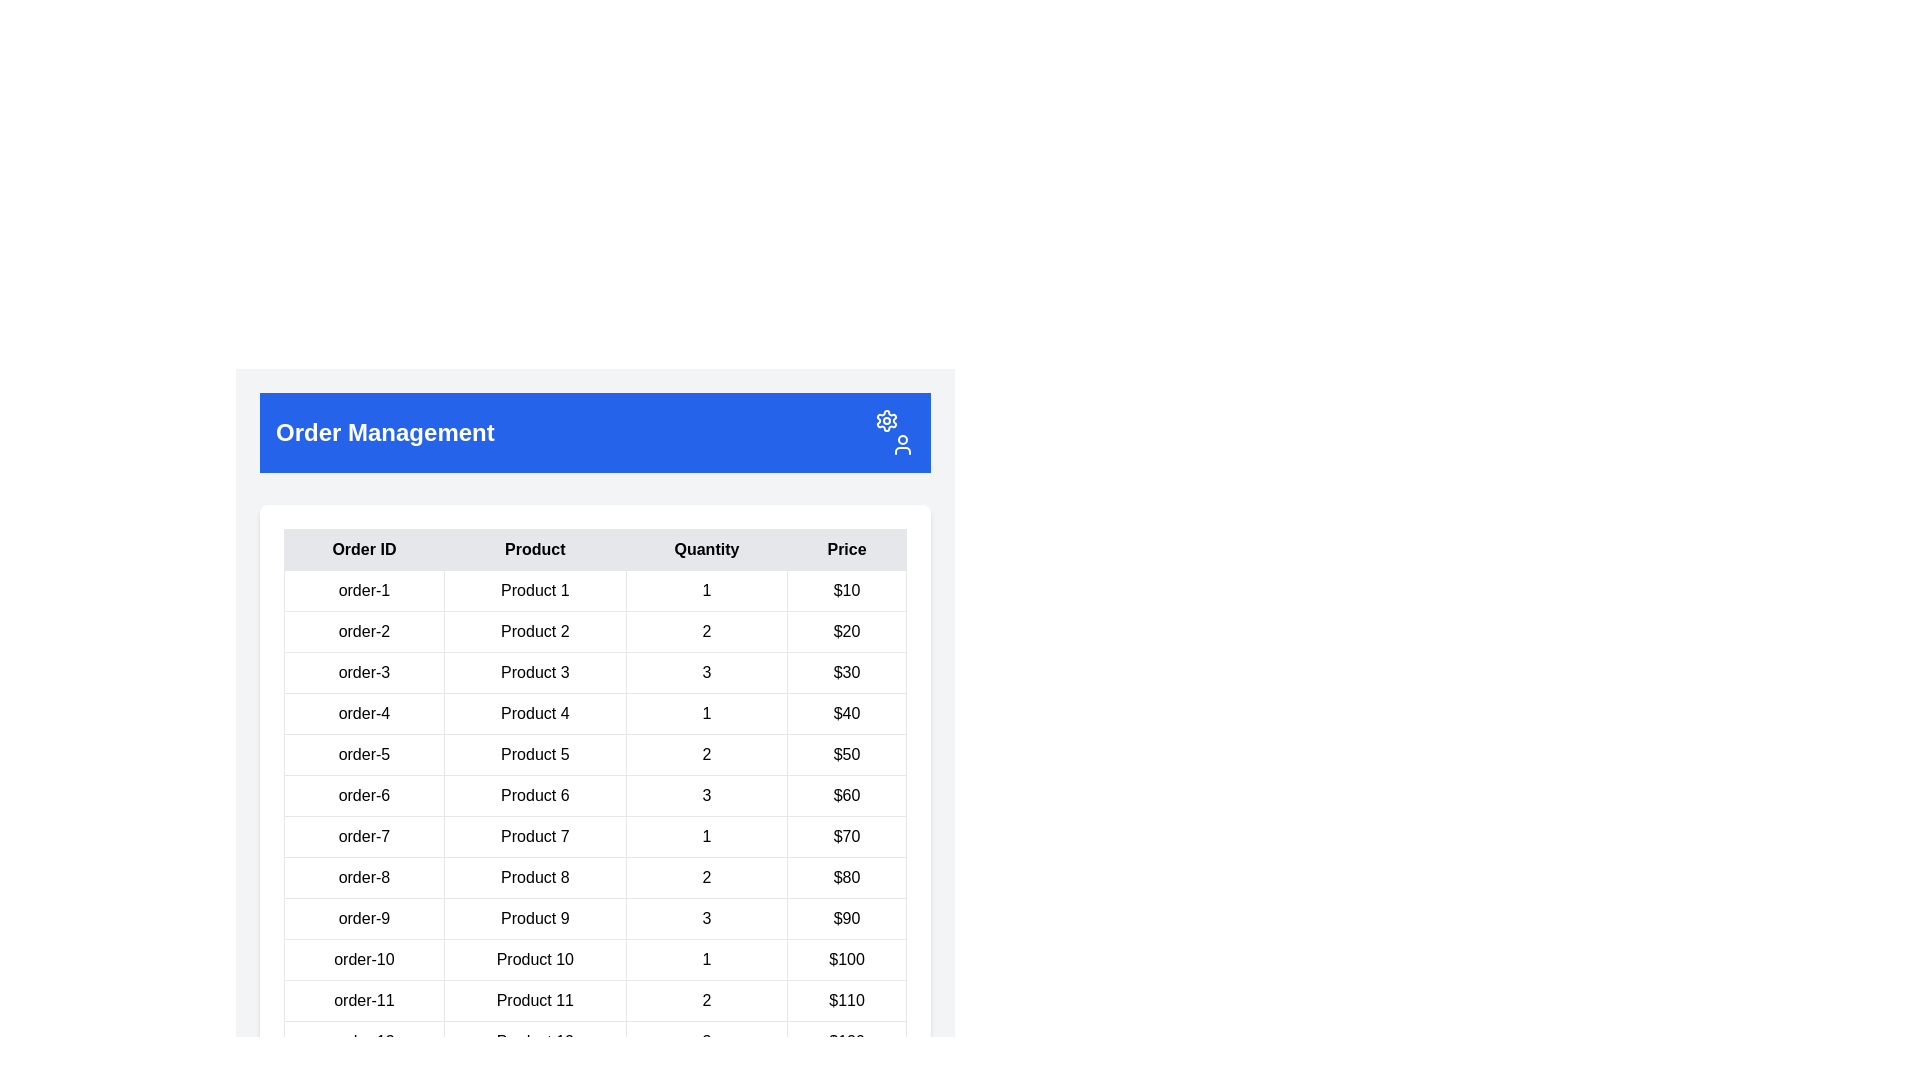 This screenshot has width=1920, height=1080. What do you see at coordinates (893, 431) in the screenshot?
I see `the settings icon located in the top-right corner of the blue header bar labeled 'Order Management'` at bounding box center [893, 431].